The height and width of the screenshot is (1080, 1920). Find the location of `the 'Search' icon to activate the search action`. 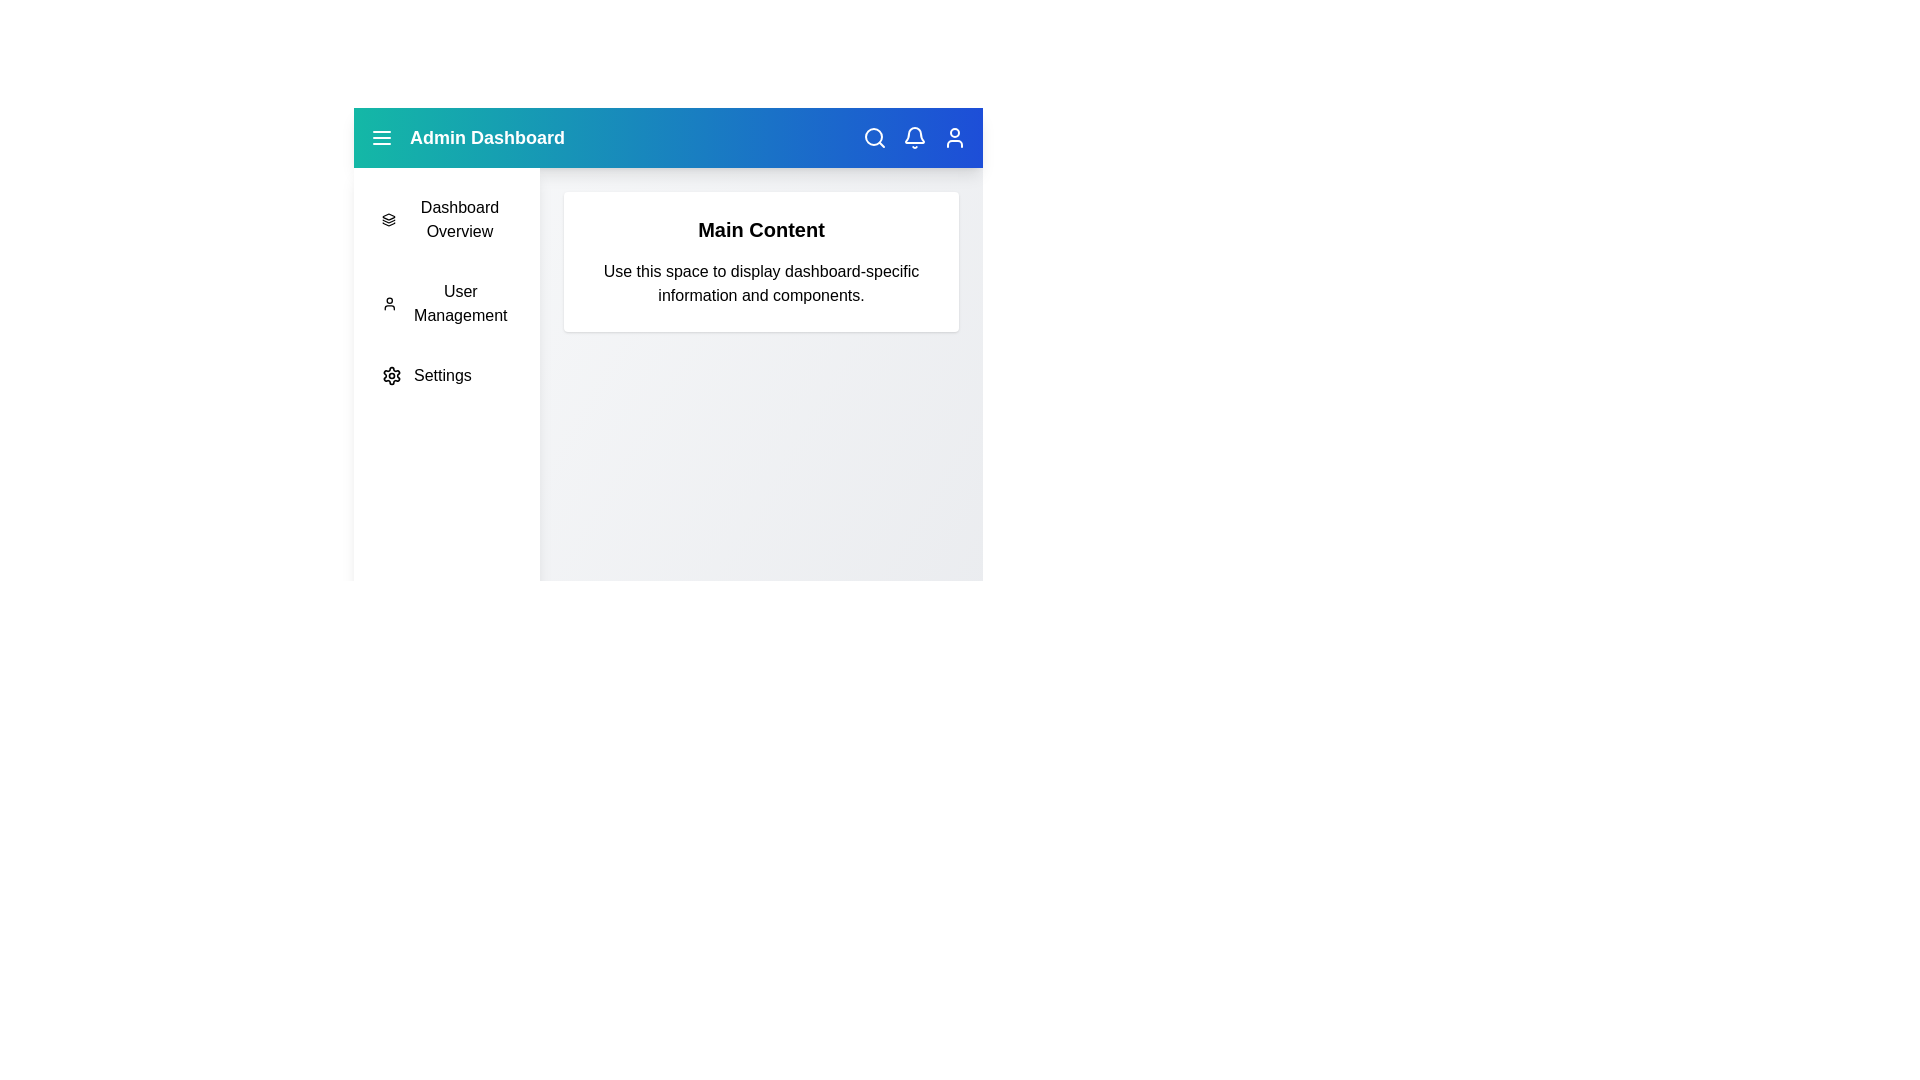

the 'Search' icon to activate the search action is located at coordinates (874, 137).